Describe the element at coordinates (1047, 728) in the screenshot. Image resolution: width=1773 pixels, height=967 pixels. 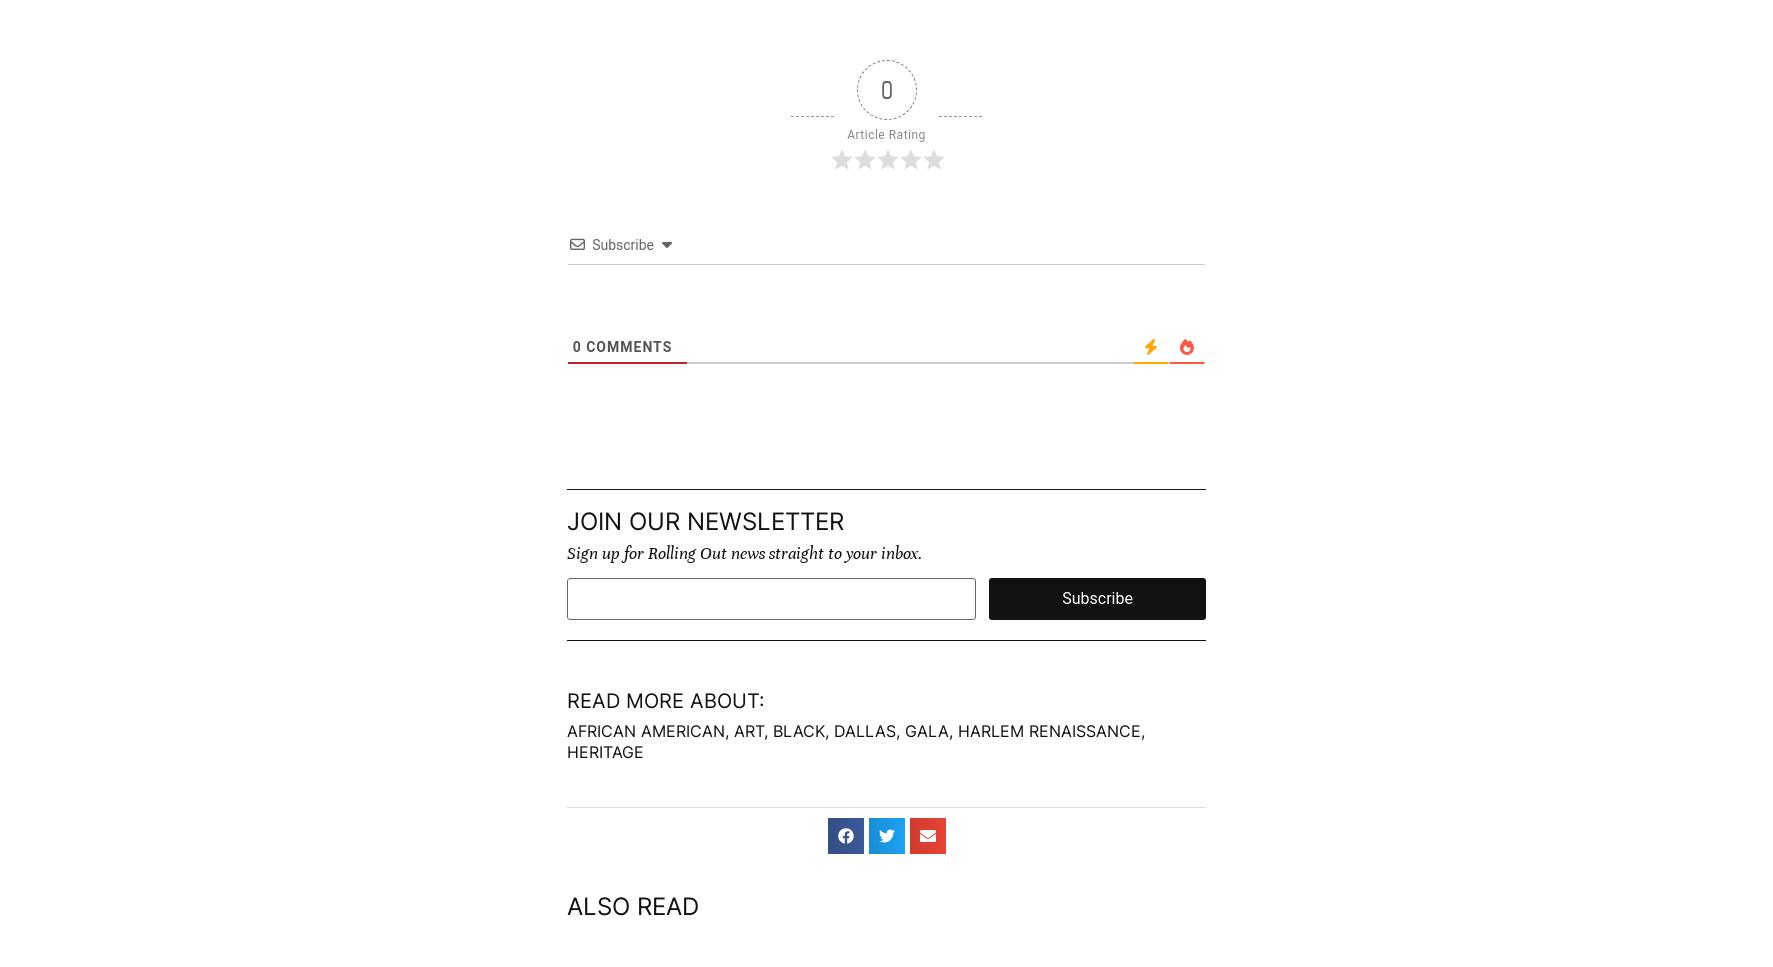
I see `'harlem renaissance'` at that location.